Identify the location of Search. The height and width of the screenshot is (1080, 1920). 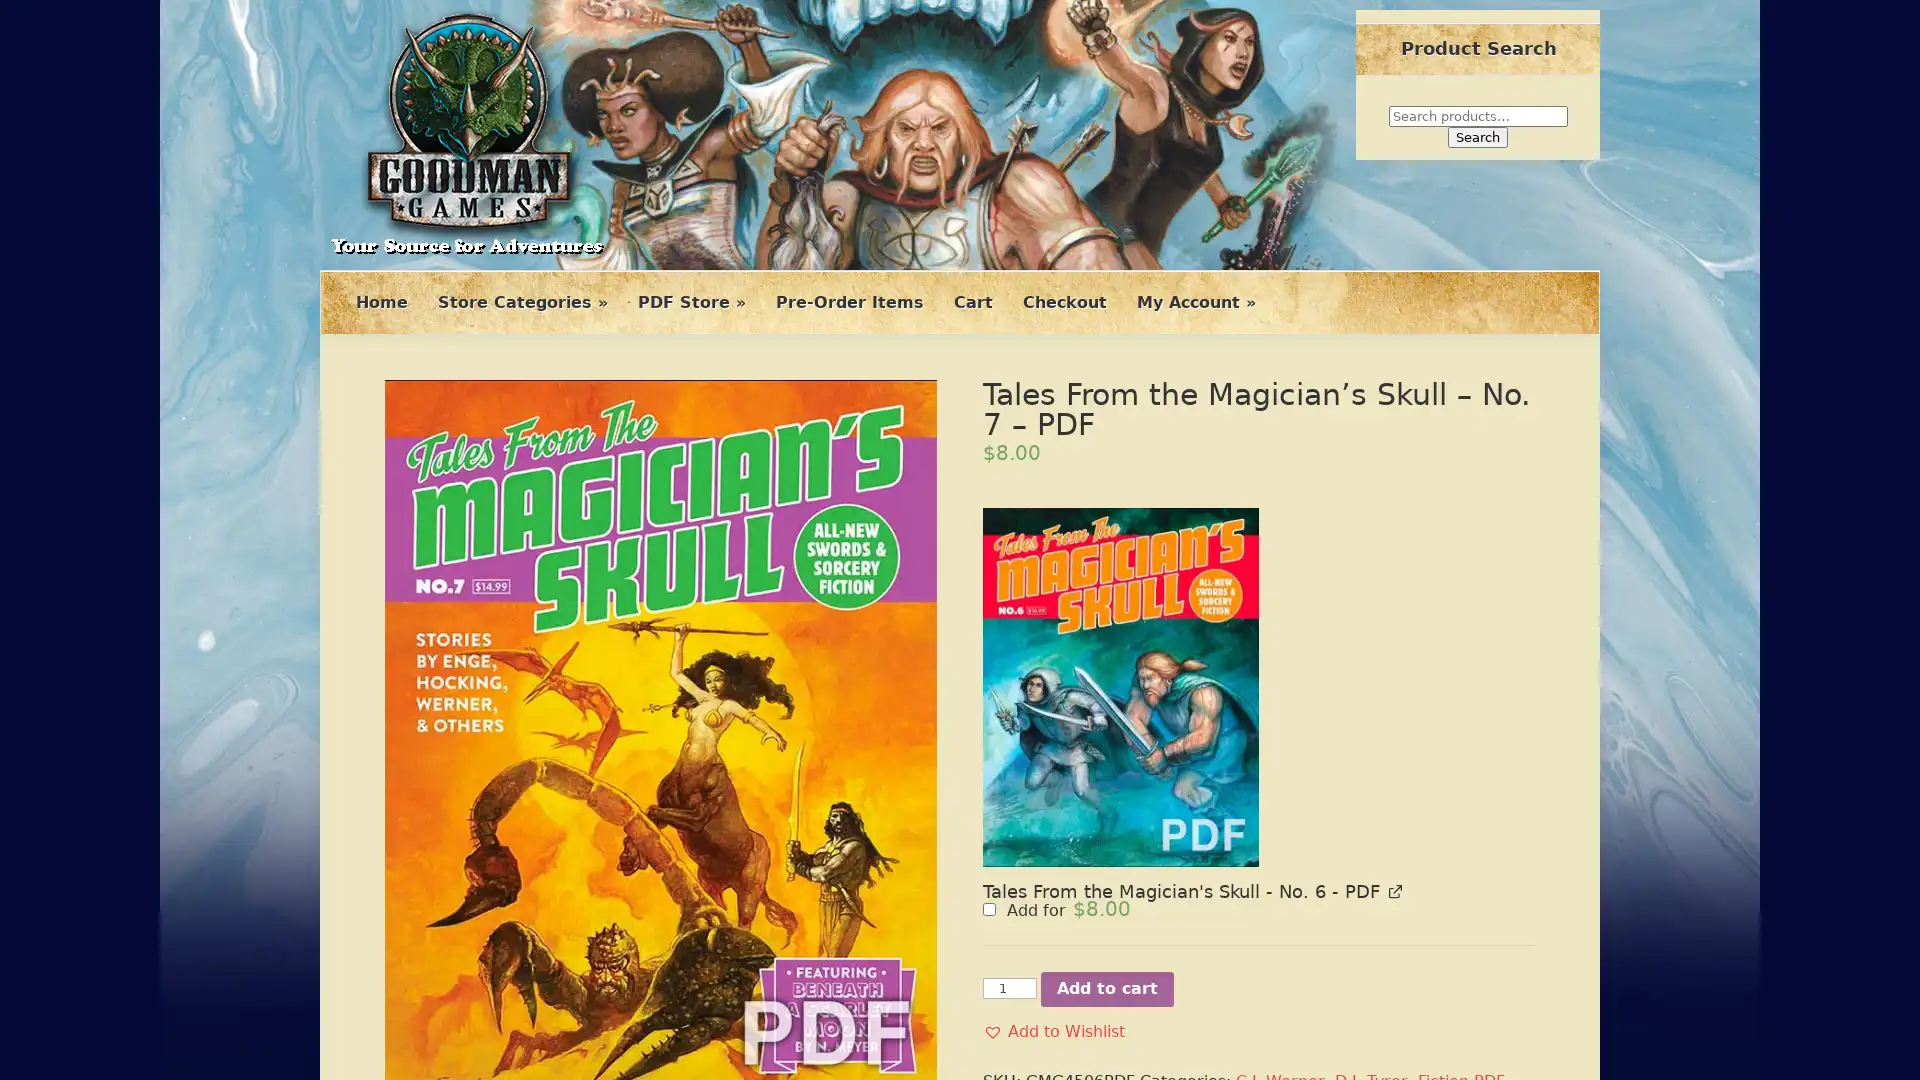
(1478, 136).